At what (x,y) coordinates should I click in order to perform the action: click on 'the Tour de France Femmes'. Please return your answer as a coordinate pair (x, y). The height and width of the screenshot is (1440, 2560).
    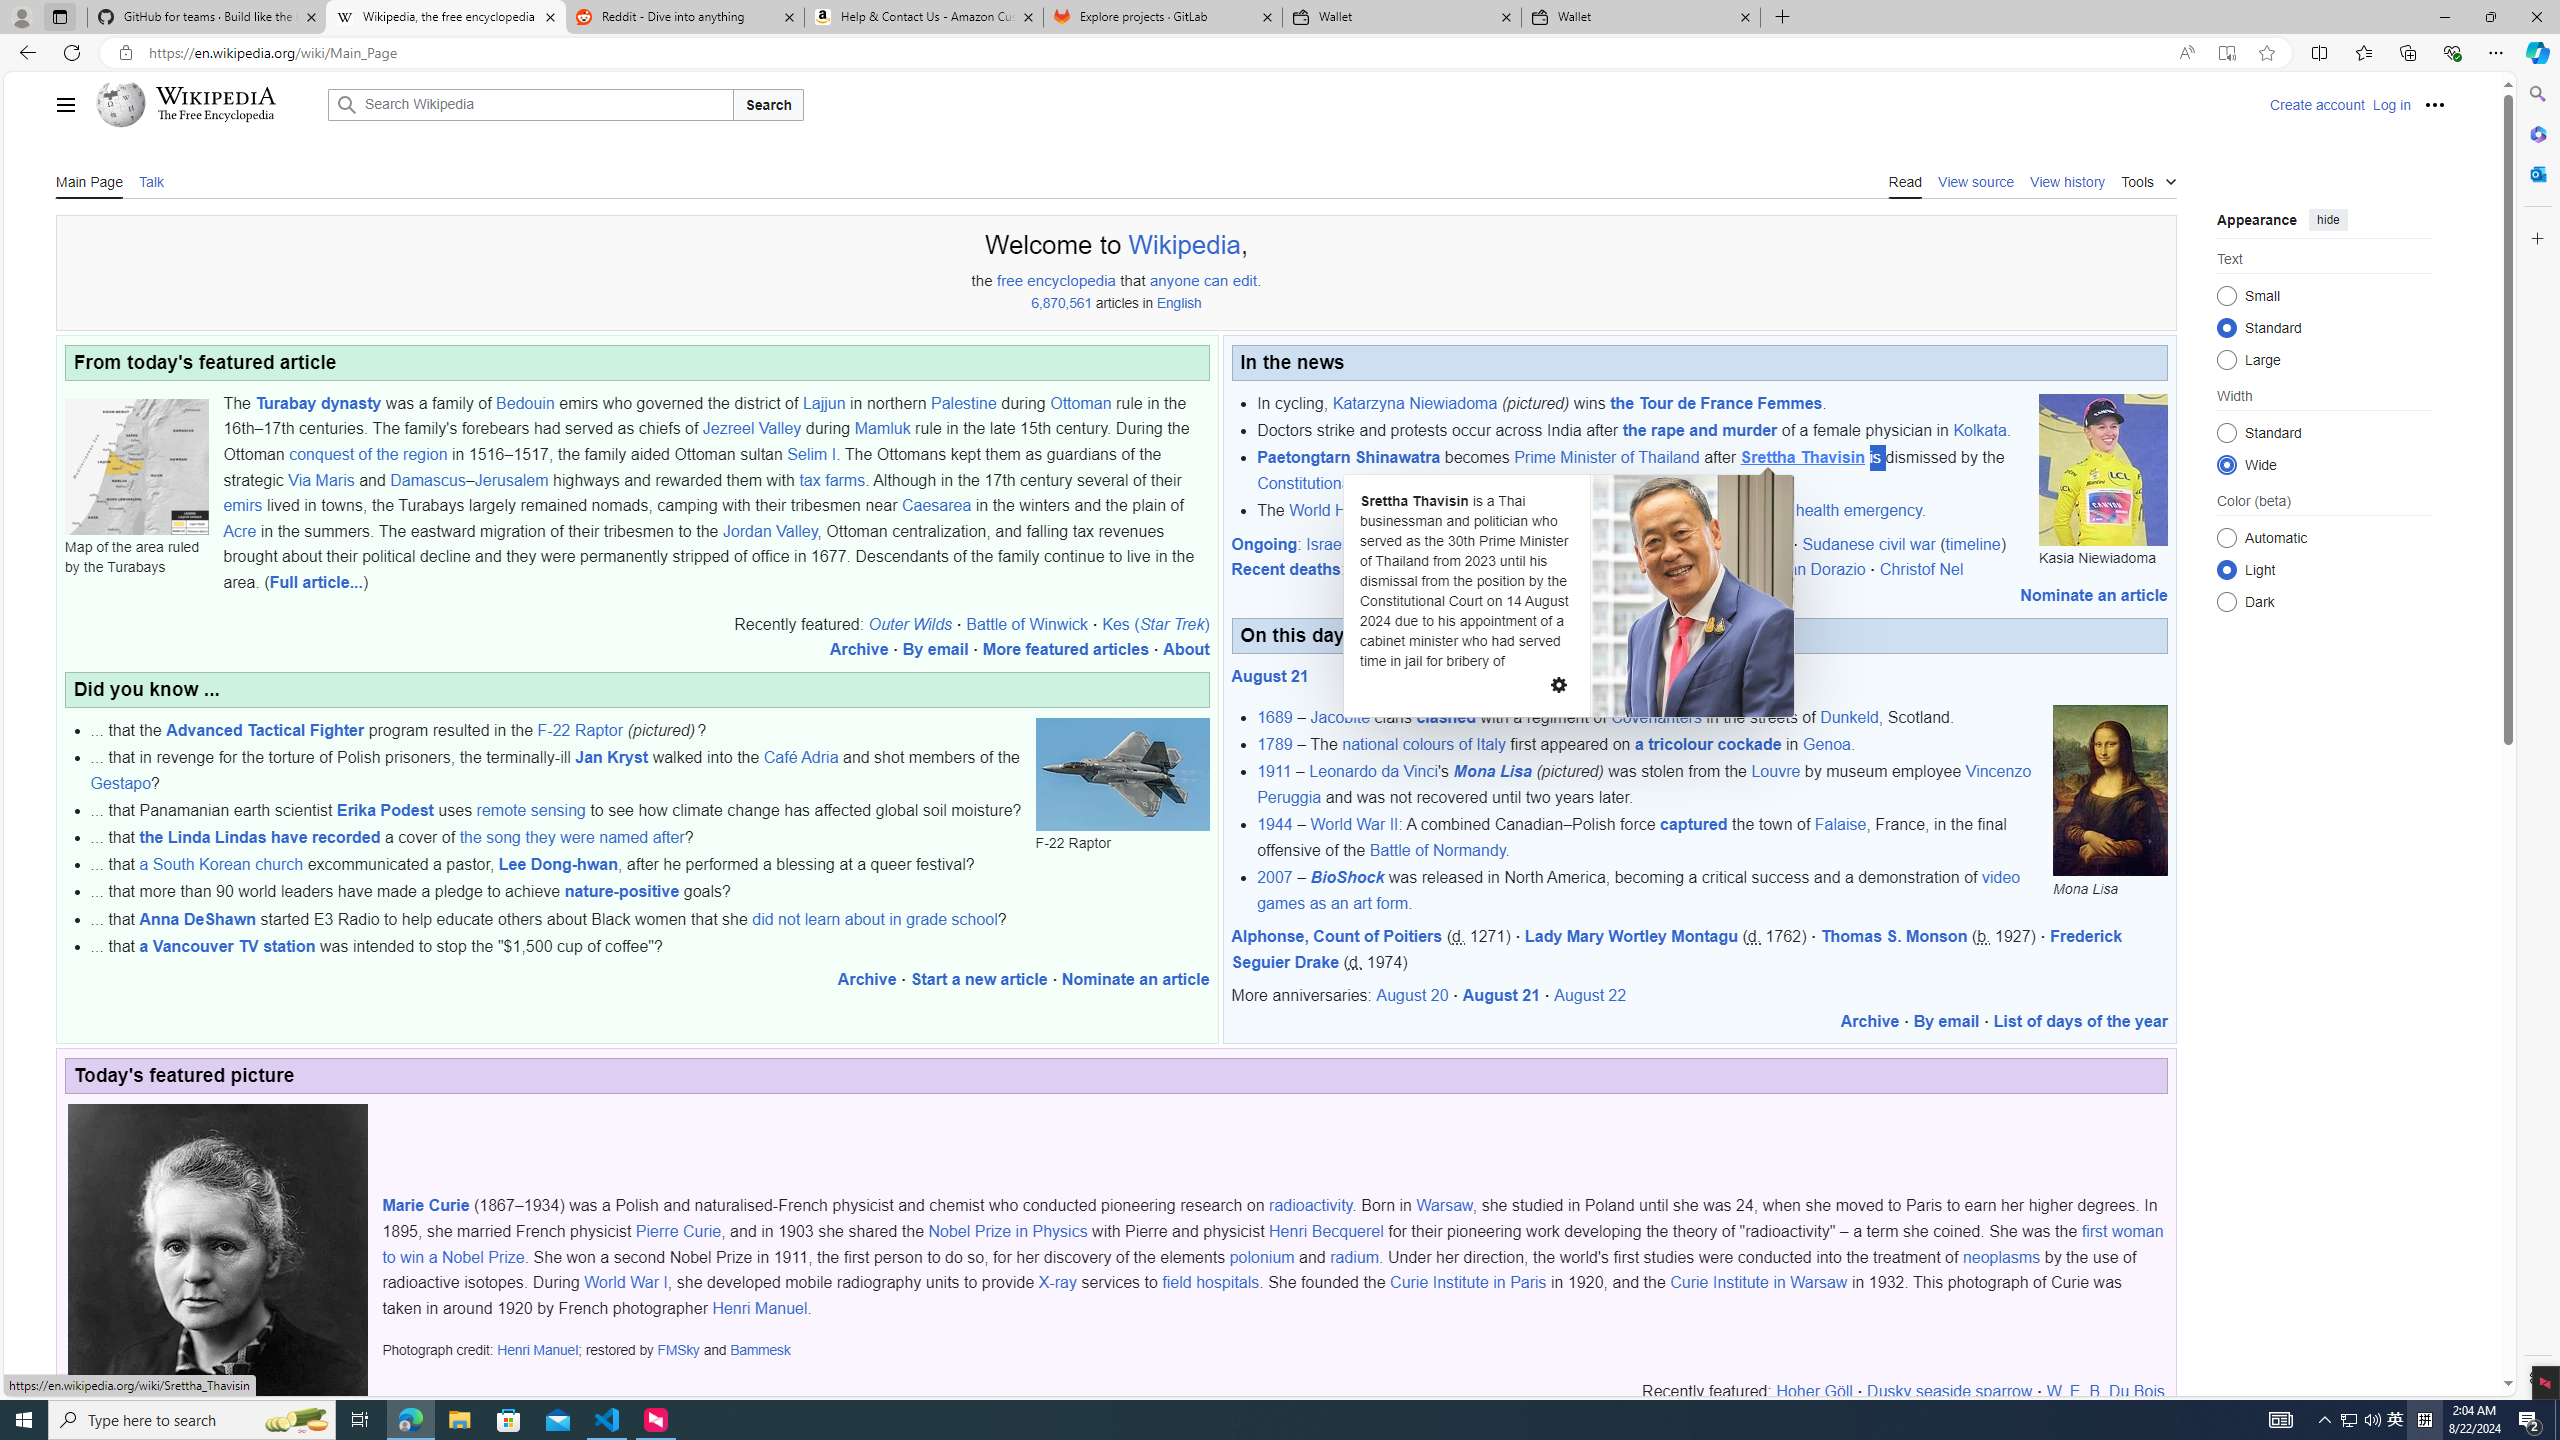
    Looking at the image, I should click on (1716, 402).